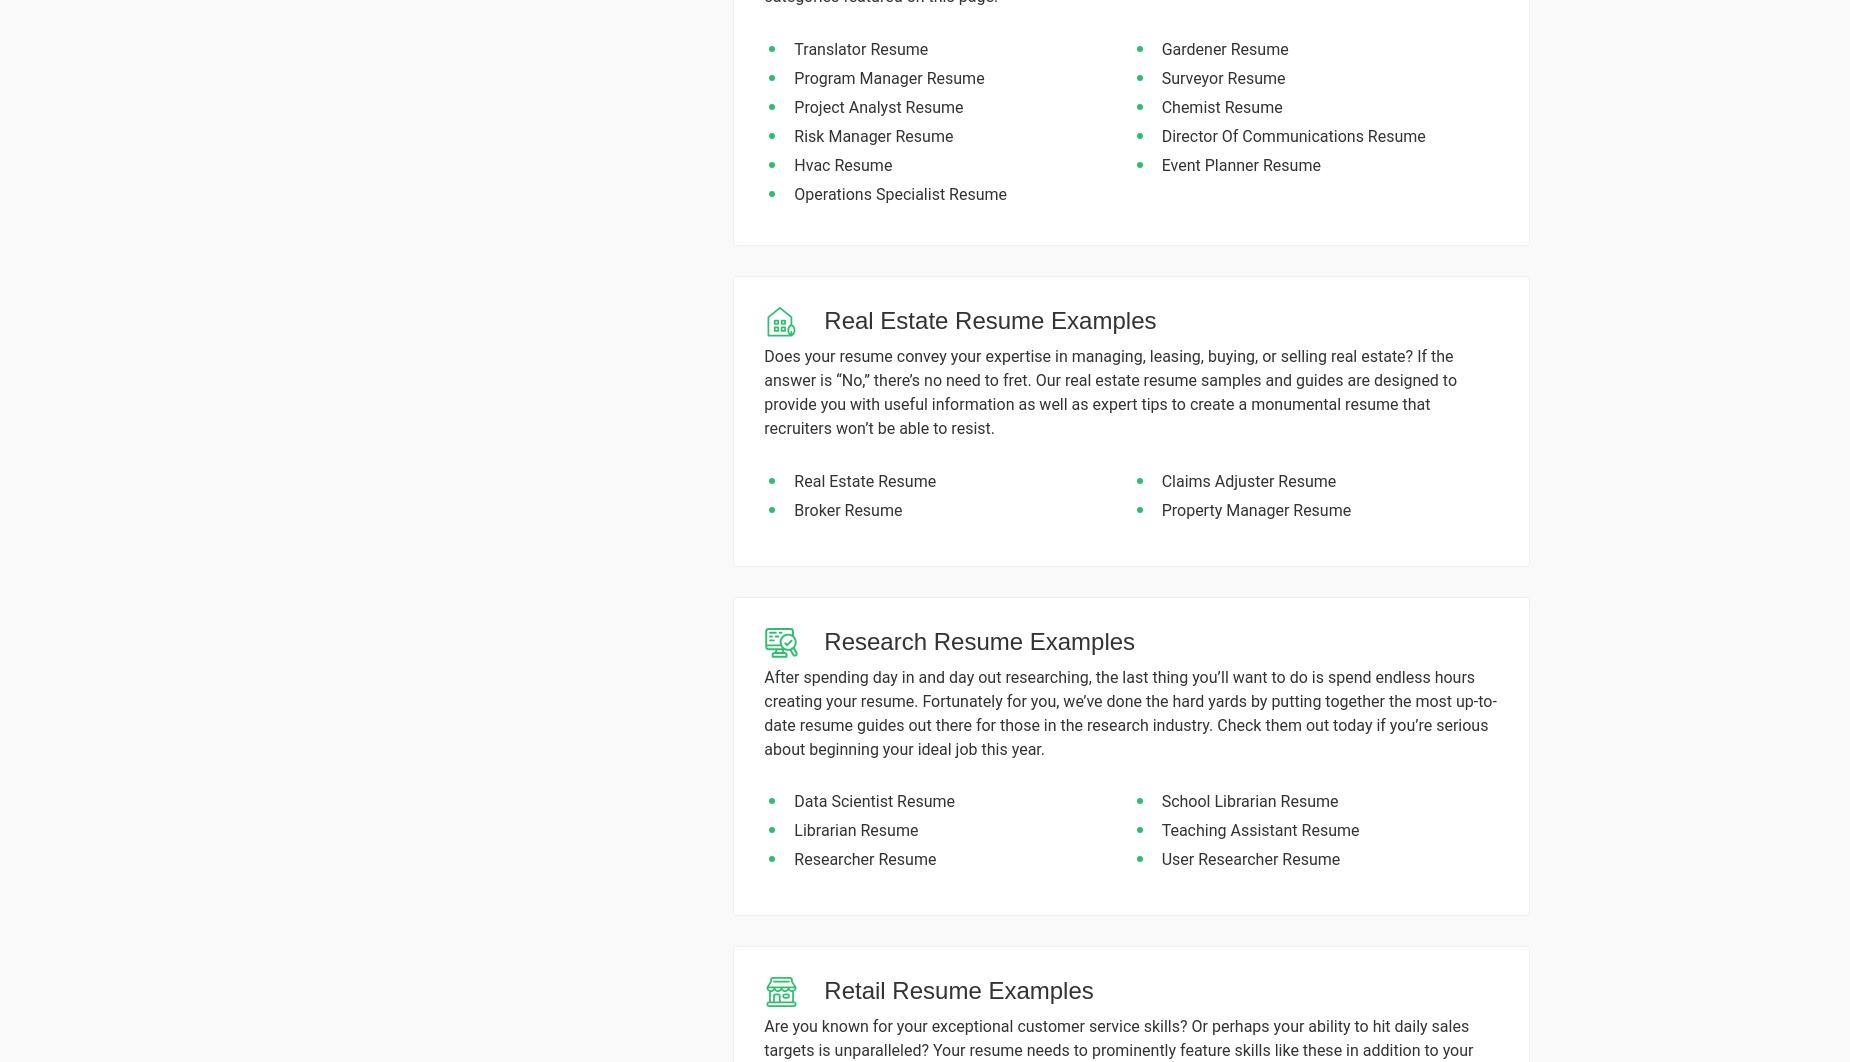 The width and height of the screenshot is (1850, 1062). What do you see at coordinates (865, 858) in the screenshot?
I see `'Researcher Resume'` at bounding box center [865, 858].